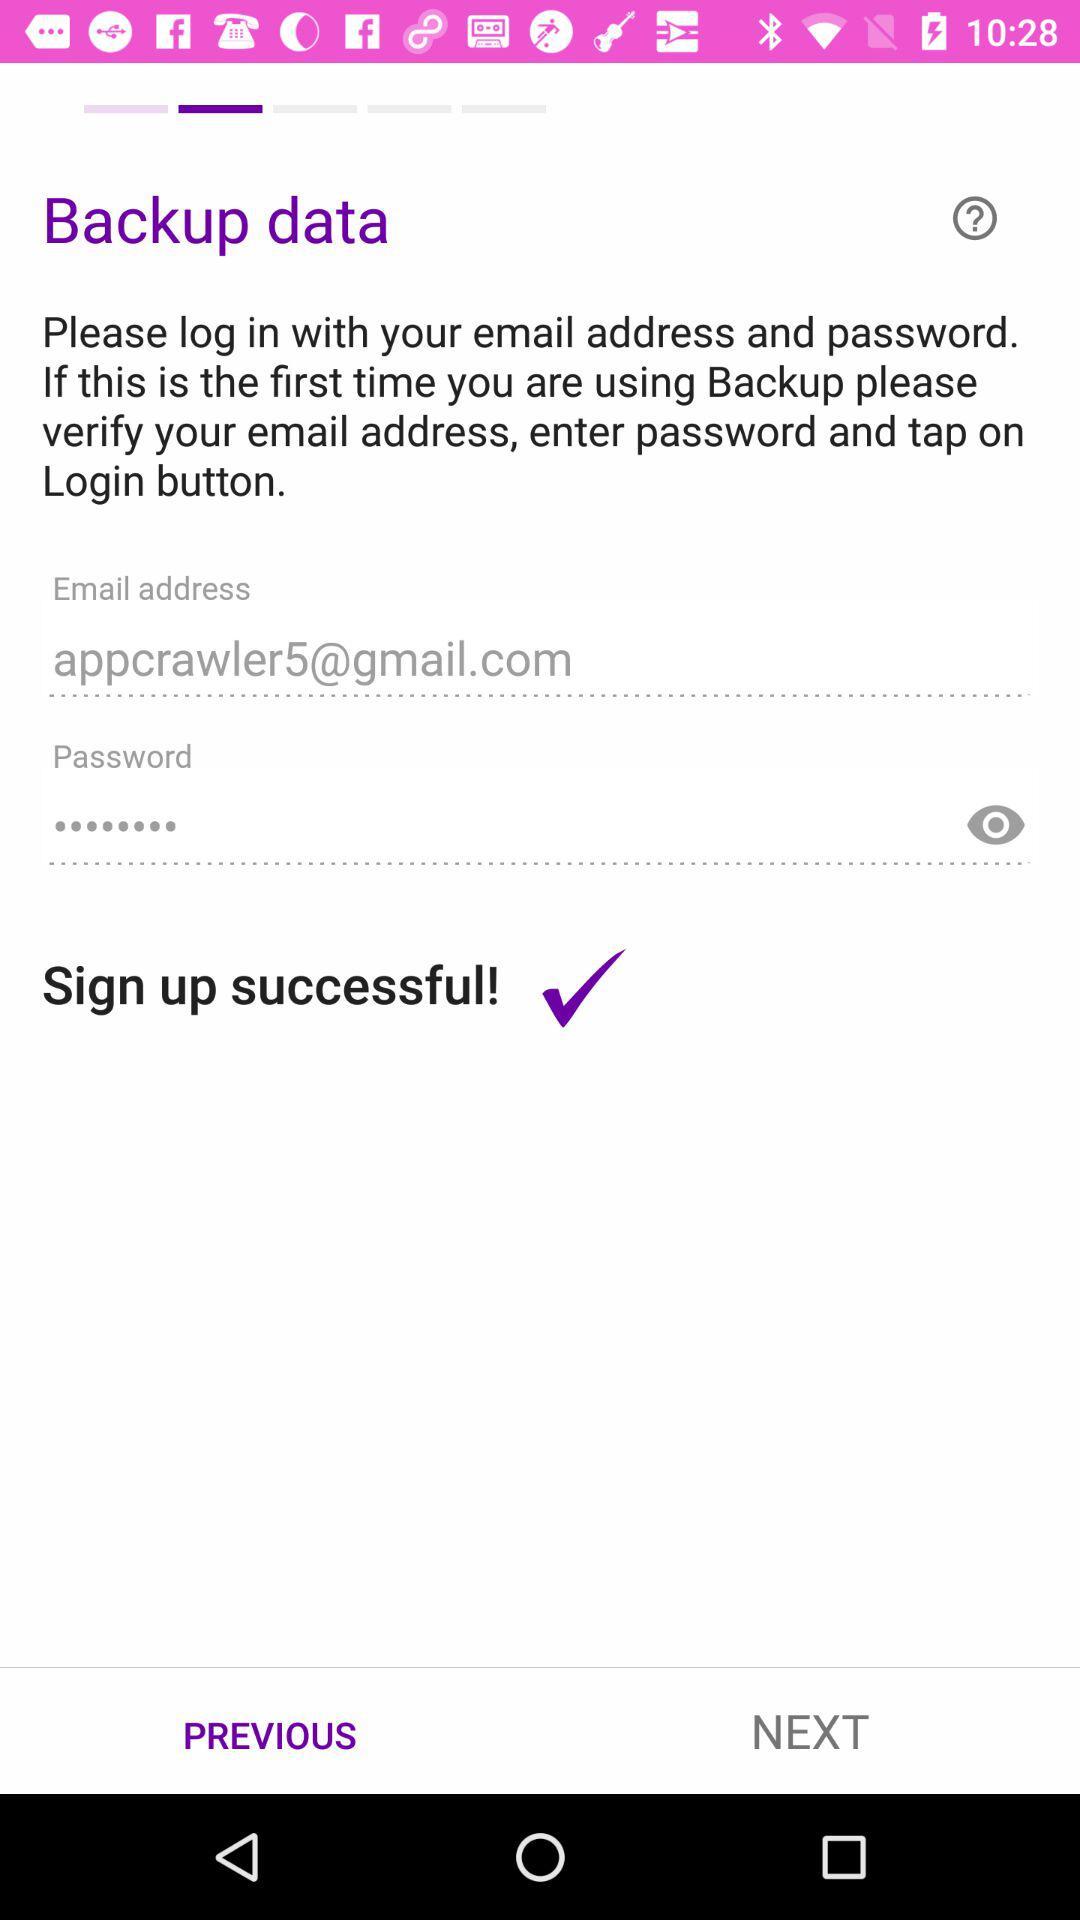 Image resolution: width=1080 pixels, height=1920 pixels. Describe the element at coordinates (974, 218) in the screenshot. I see `open backup help` at that location.